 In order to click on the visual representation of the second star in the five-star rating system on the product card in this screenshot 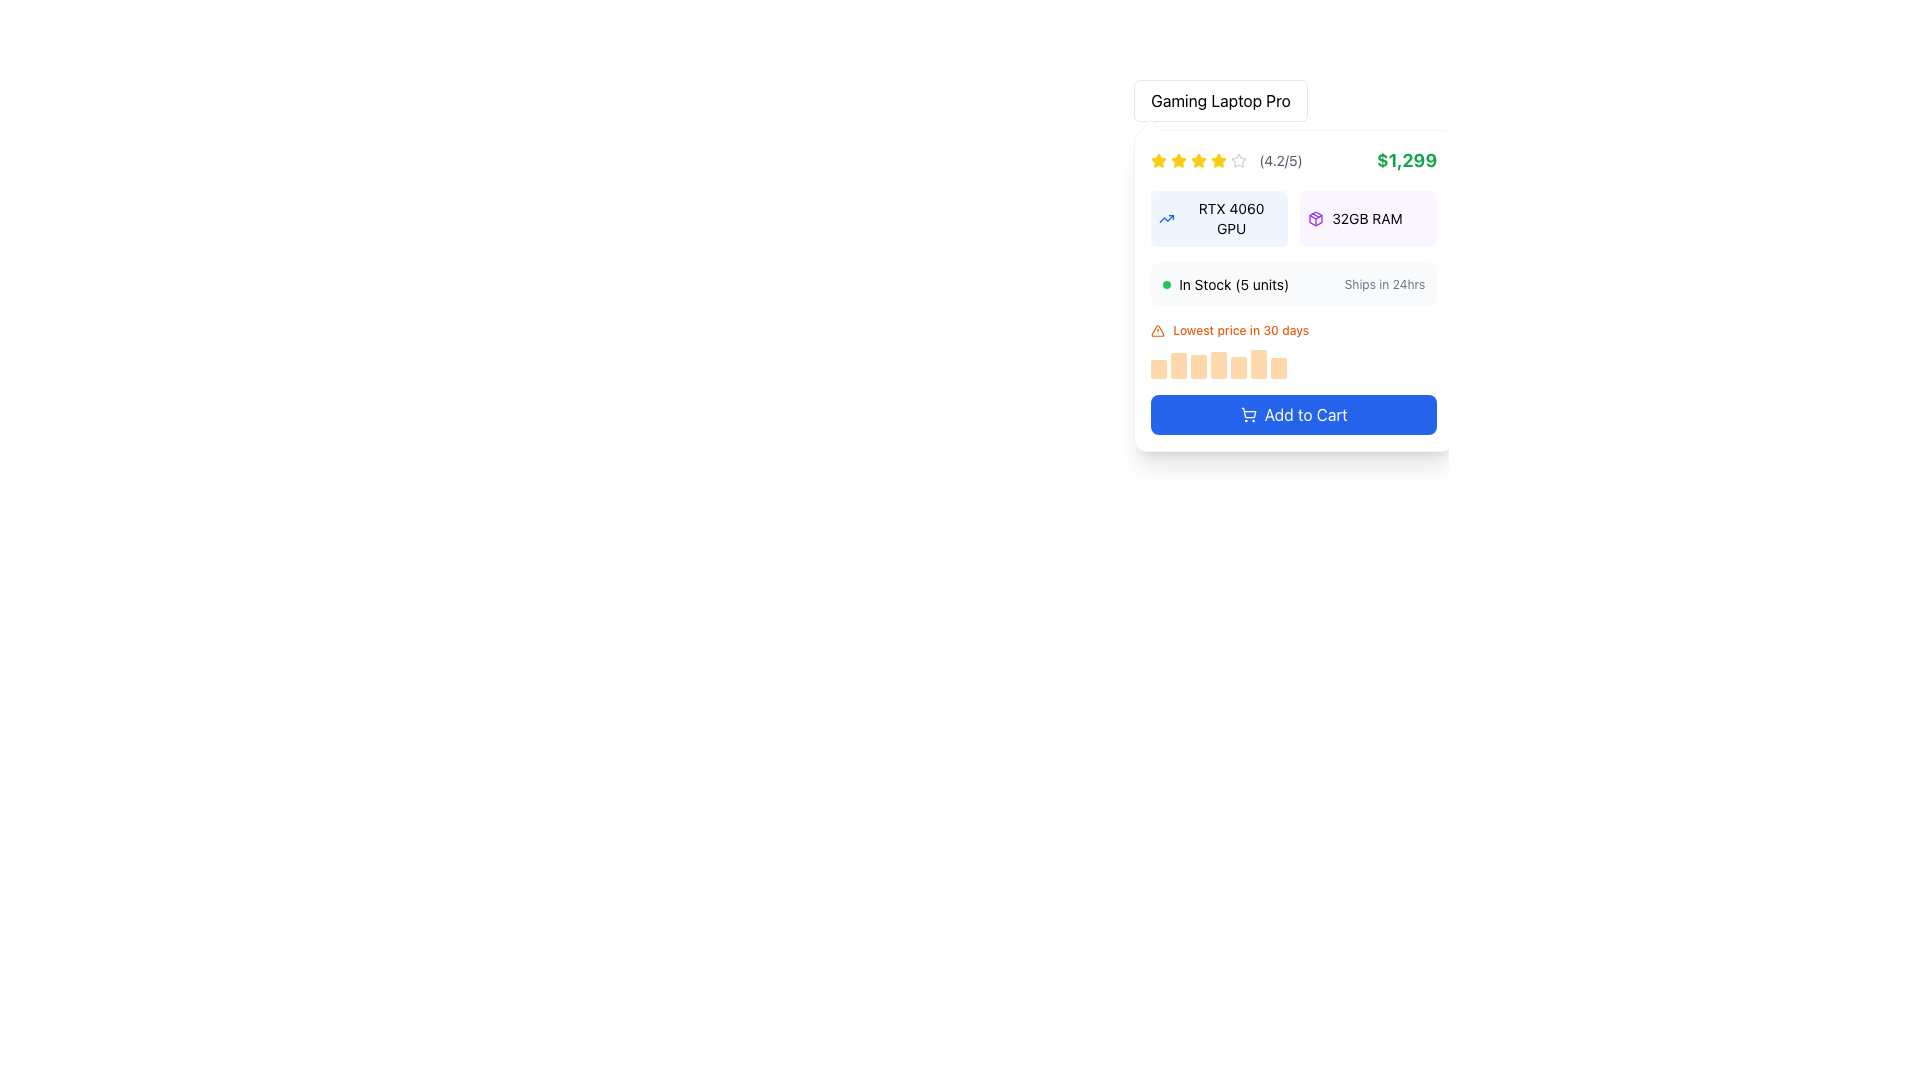, I will do `click(1238, 159)`.